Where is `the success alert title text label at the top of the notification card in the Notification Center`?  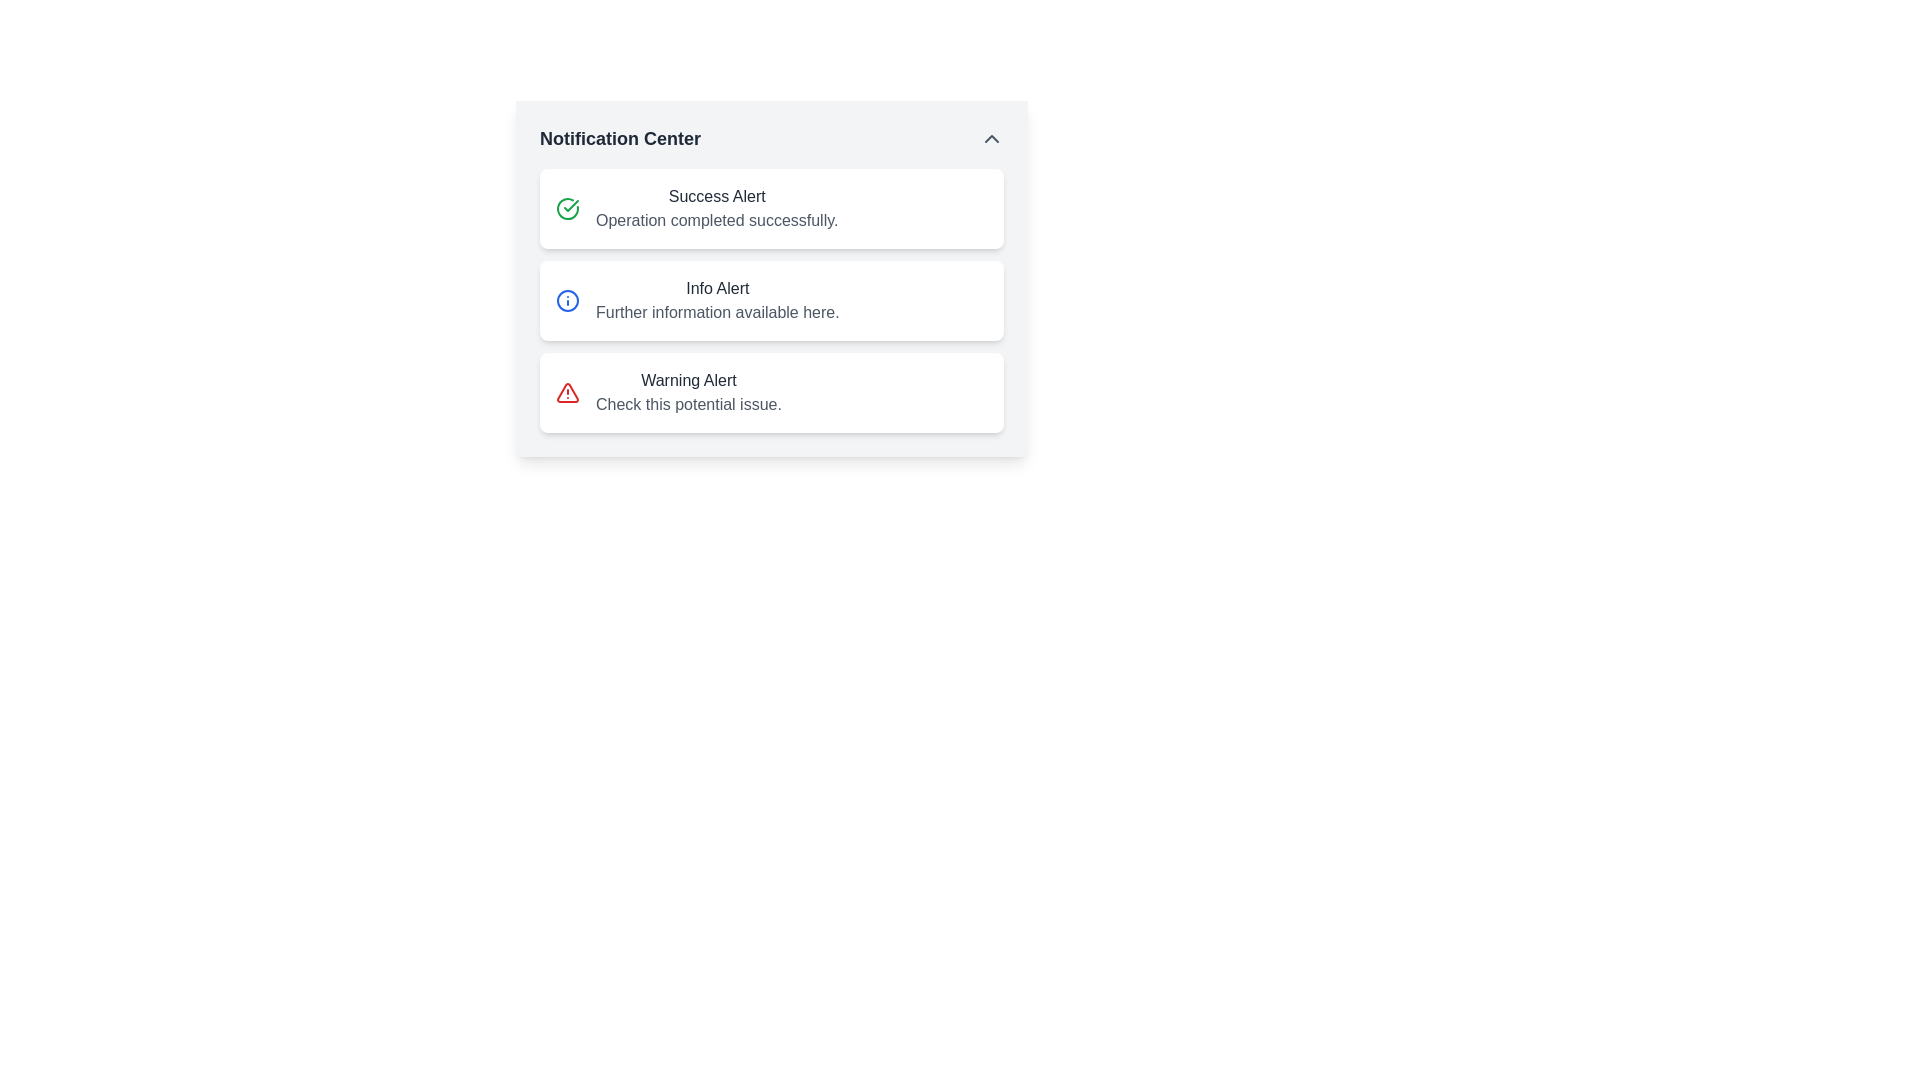
the success alert title text label at the top of the notification card in the Notification Center is located at coordinates (717, 196).